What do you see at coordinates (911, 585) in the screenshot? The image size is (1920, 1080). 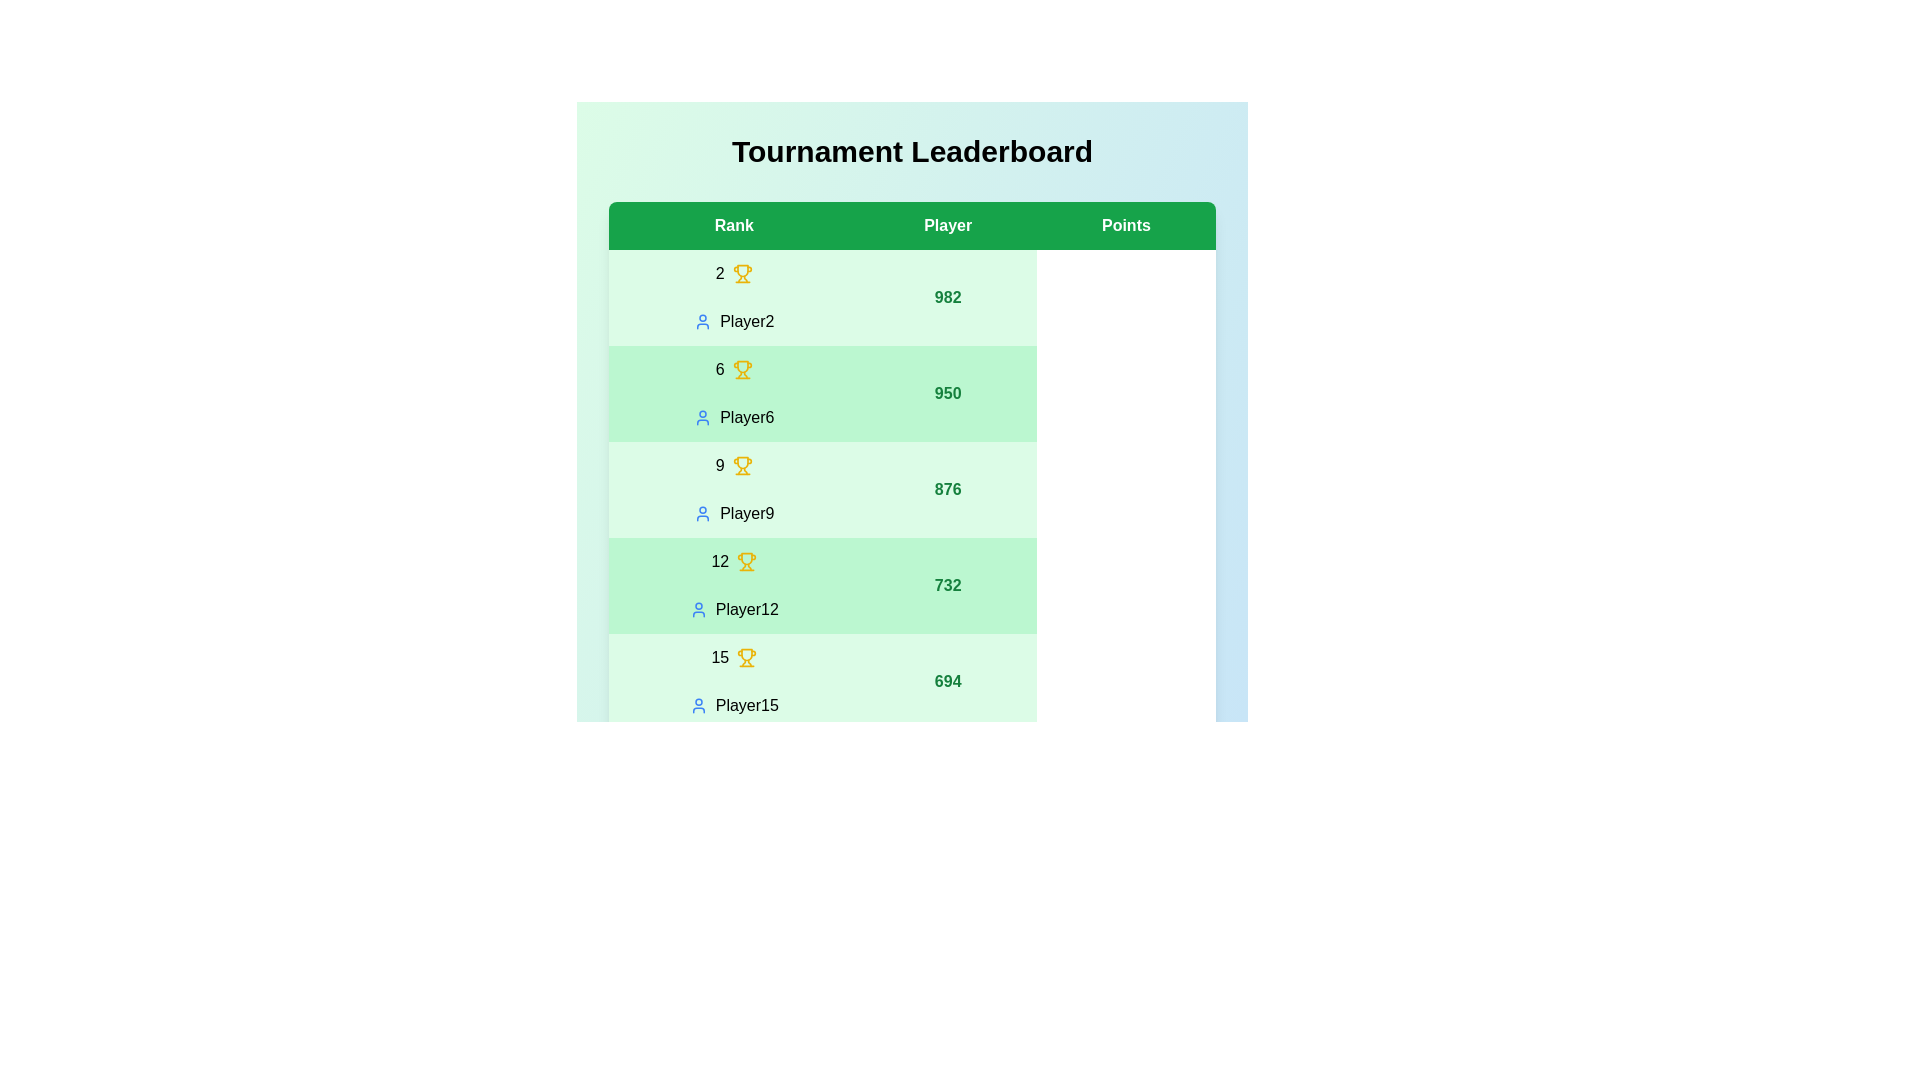 I see `the row corresponding to rank 12` at bounding box center [911, 585].